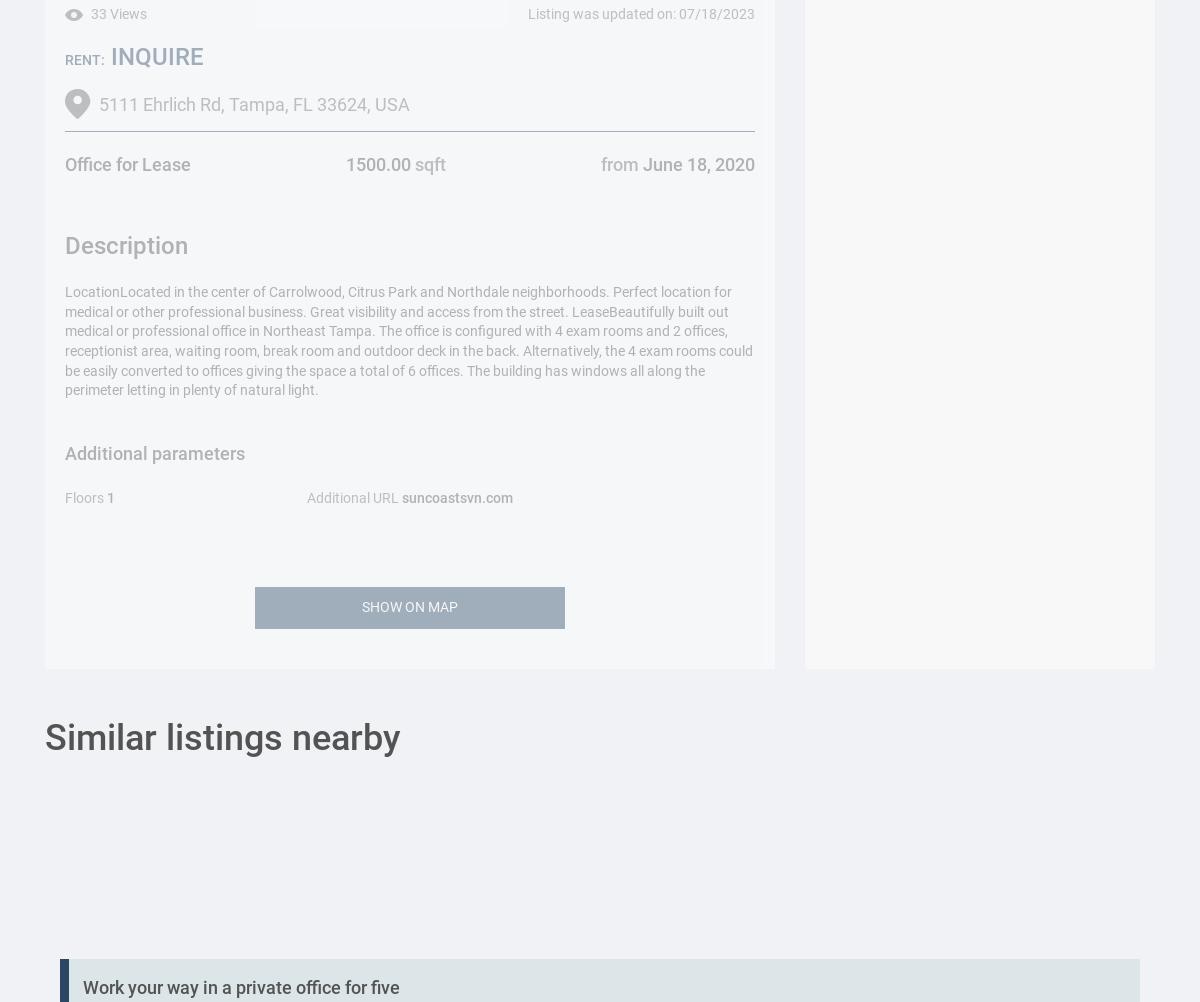 This screenshot has width=1200, height=1002. I want to click on 'June 18, 2020', so click(696, 163).